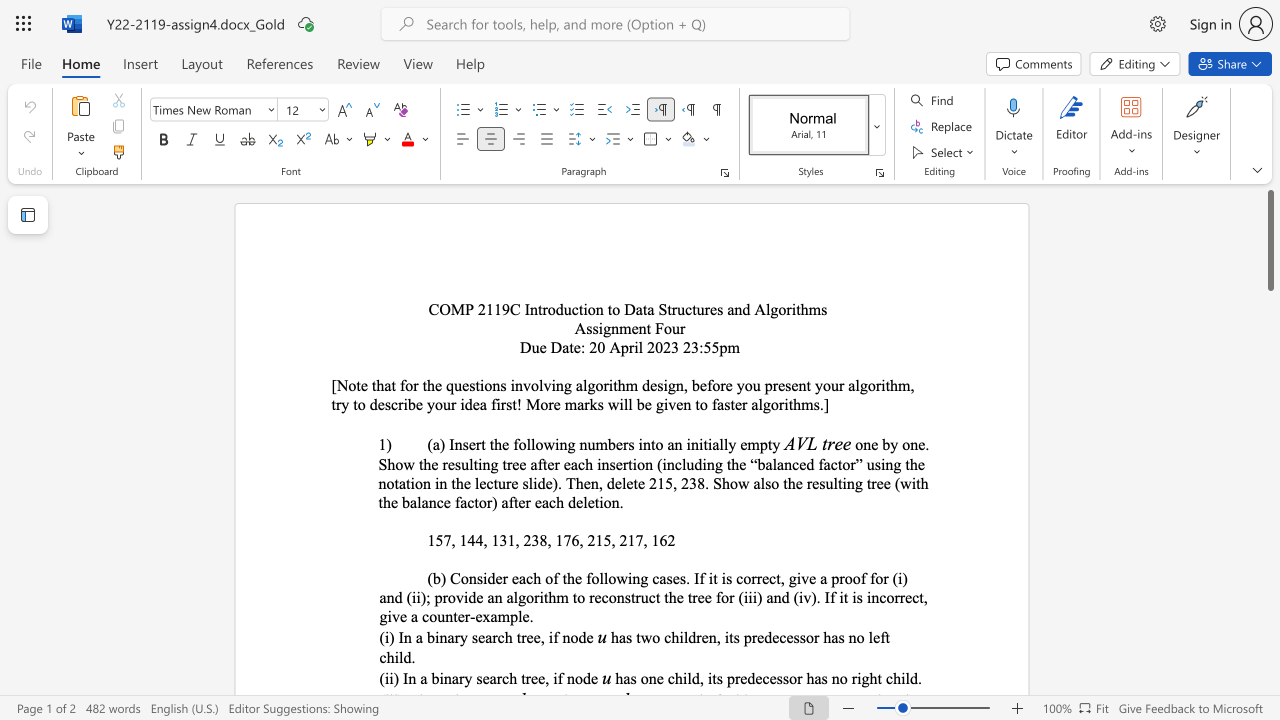  Describe the element at coordinates (1269, 480) in the screenshot. I see `the scrollbar on the right to shift the page lower` at that location.